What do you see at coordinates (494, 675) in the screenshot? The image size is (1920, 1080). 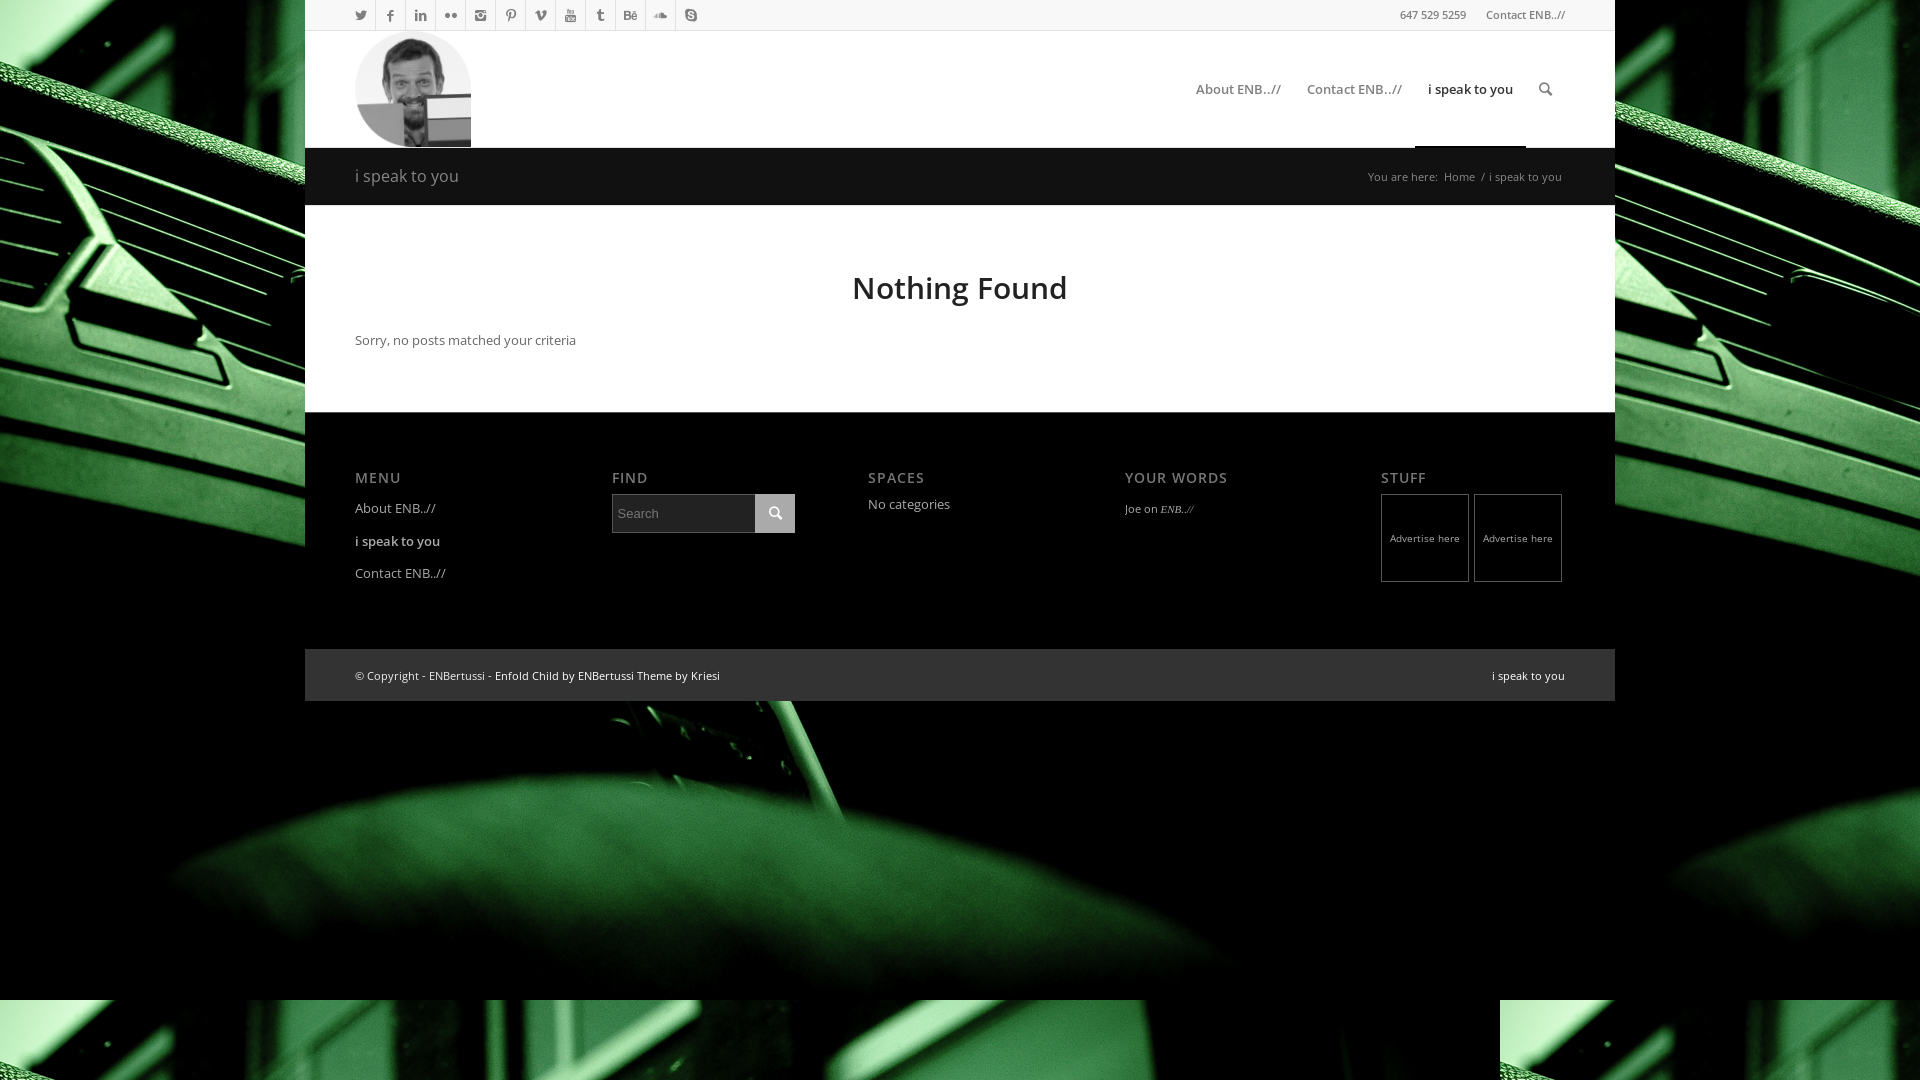 I see `'Enfold Child by ENBertussi Theme by Kriesi'` at bounding box center [494, 675].